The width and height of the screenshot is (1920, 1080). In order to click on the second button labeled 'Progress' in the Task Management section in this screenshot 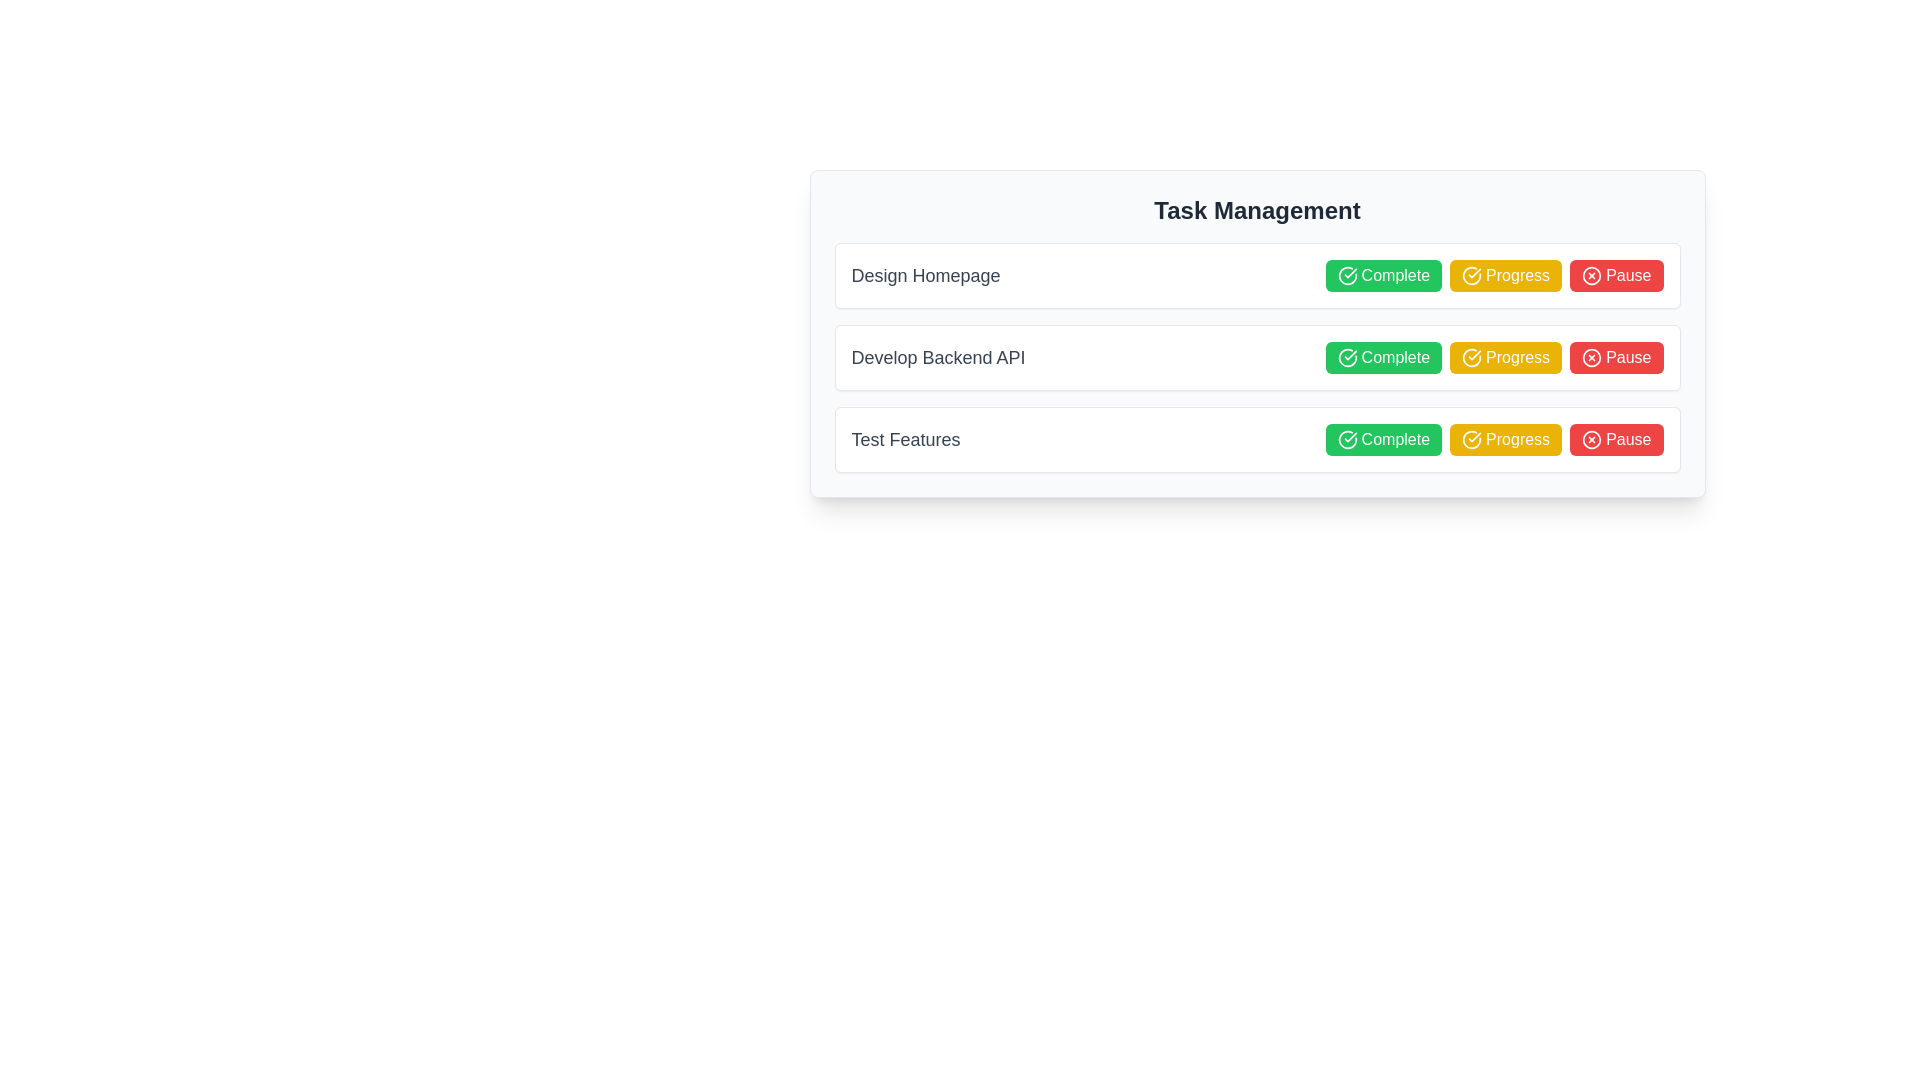, I will do `click(1506, 276)`.